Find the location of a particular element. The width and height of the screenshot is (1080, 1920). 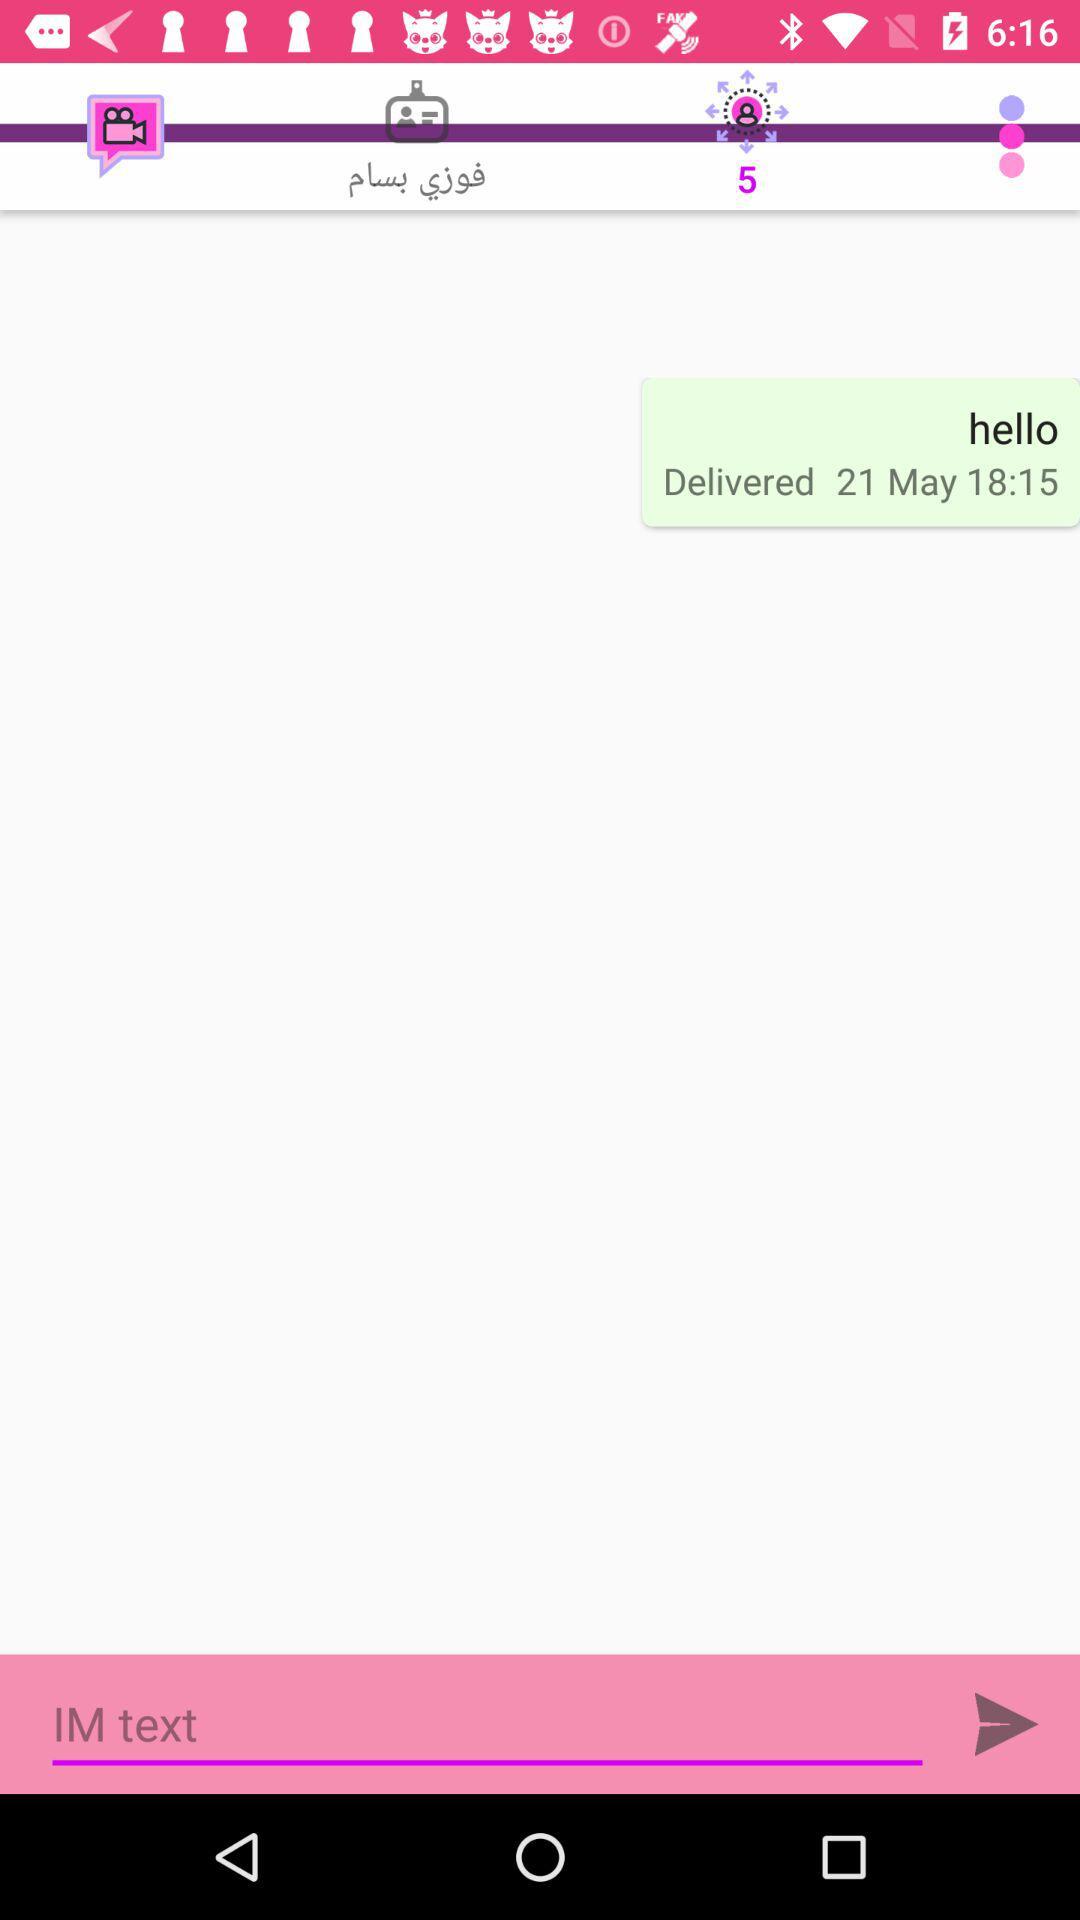

item next to delivered icon is located at coordinates (1013, 426).